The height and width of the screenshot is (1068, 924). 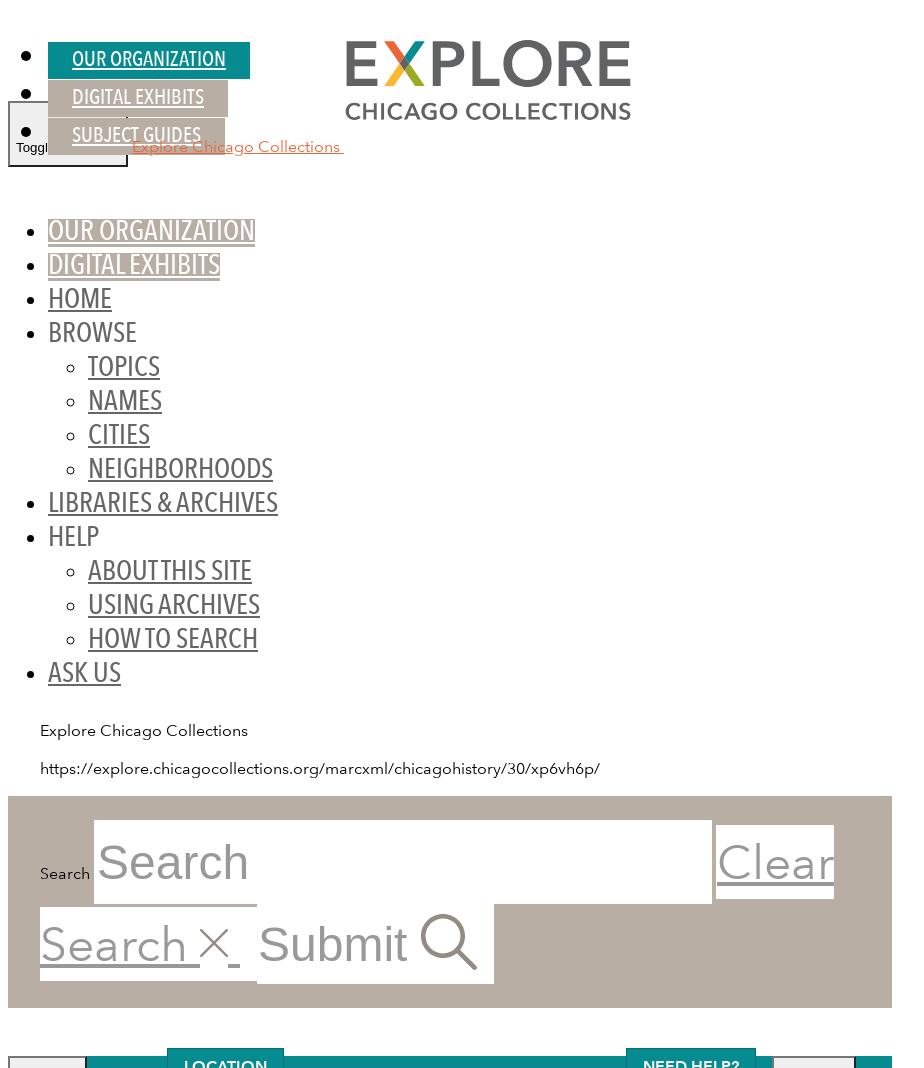 What do you see at coordinates (124, 367) in the screenshot?
I see `'Topics'` at bounding box center [124, 367].